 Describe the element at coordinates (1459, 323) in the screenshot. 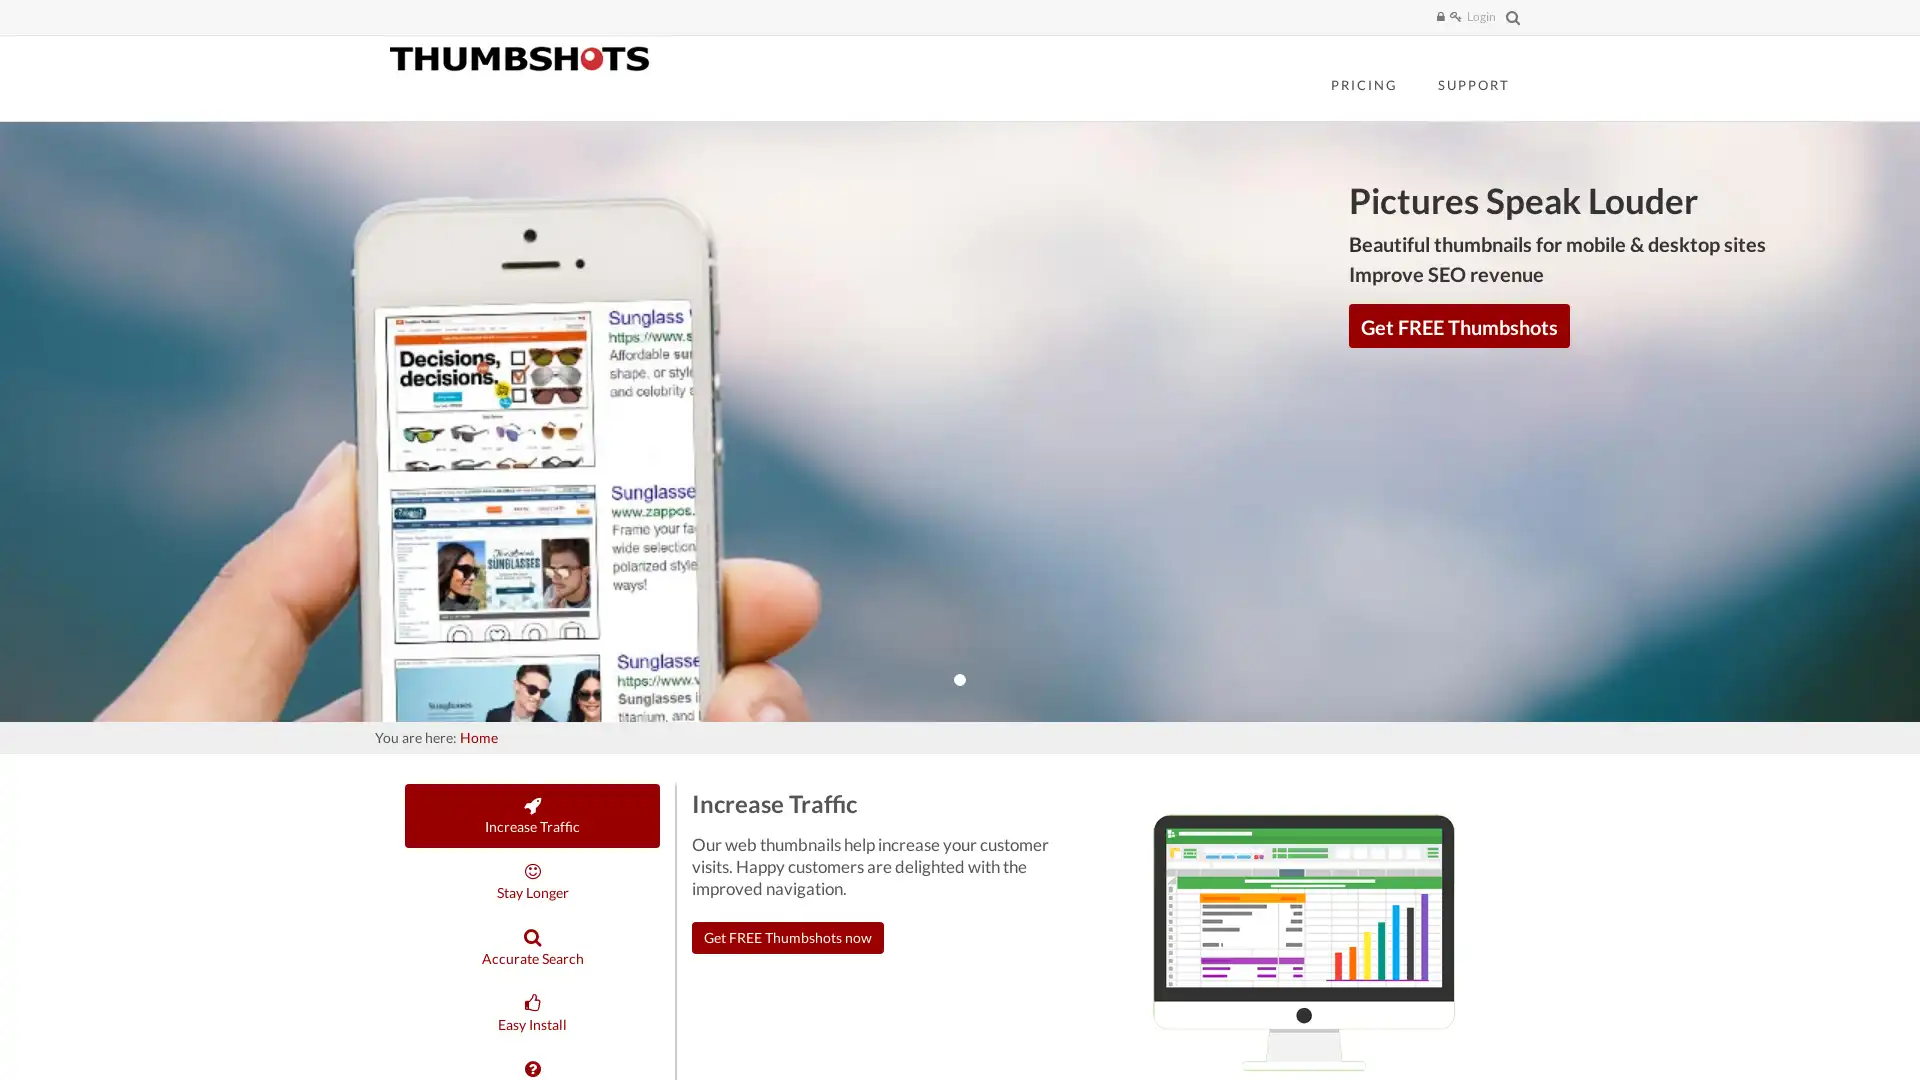

I see `Get FREE Thumbshots` at that location.